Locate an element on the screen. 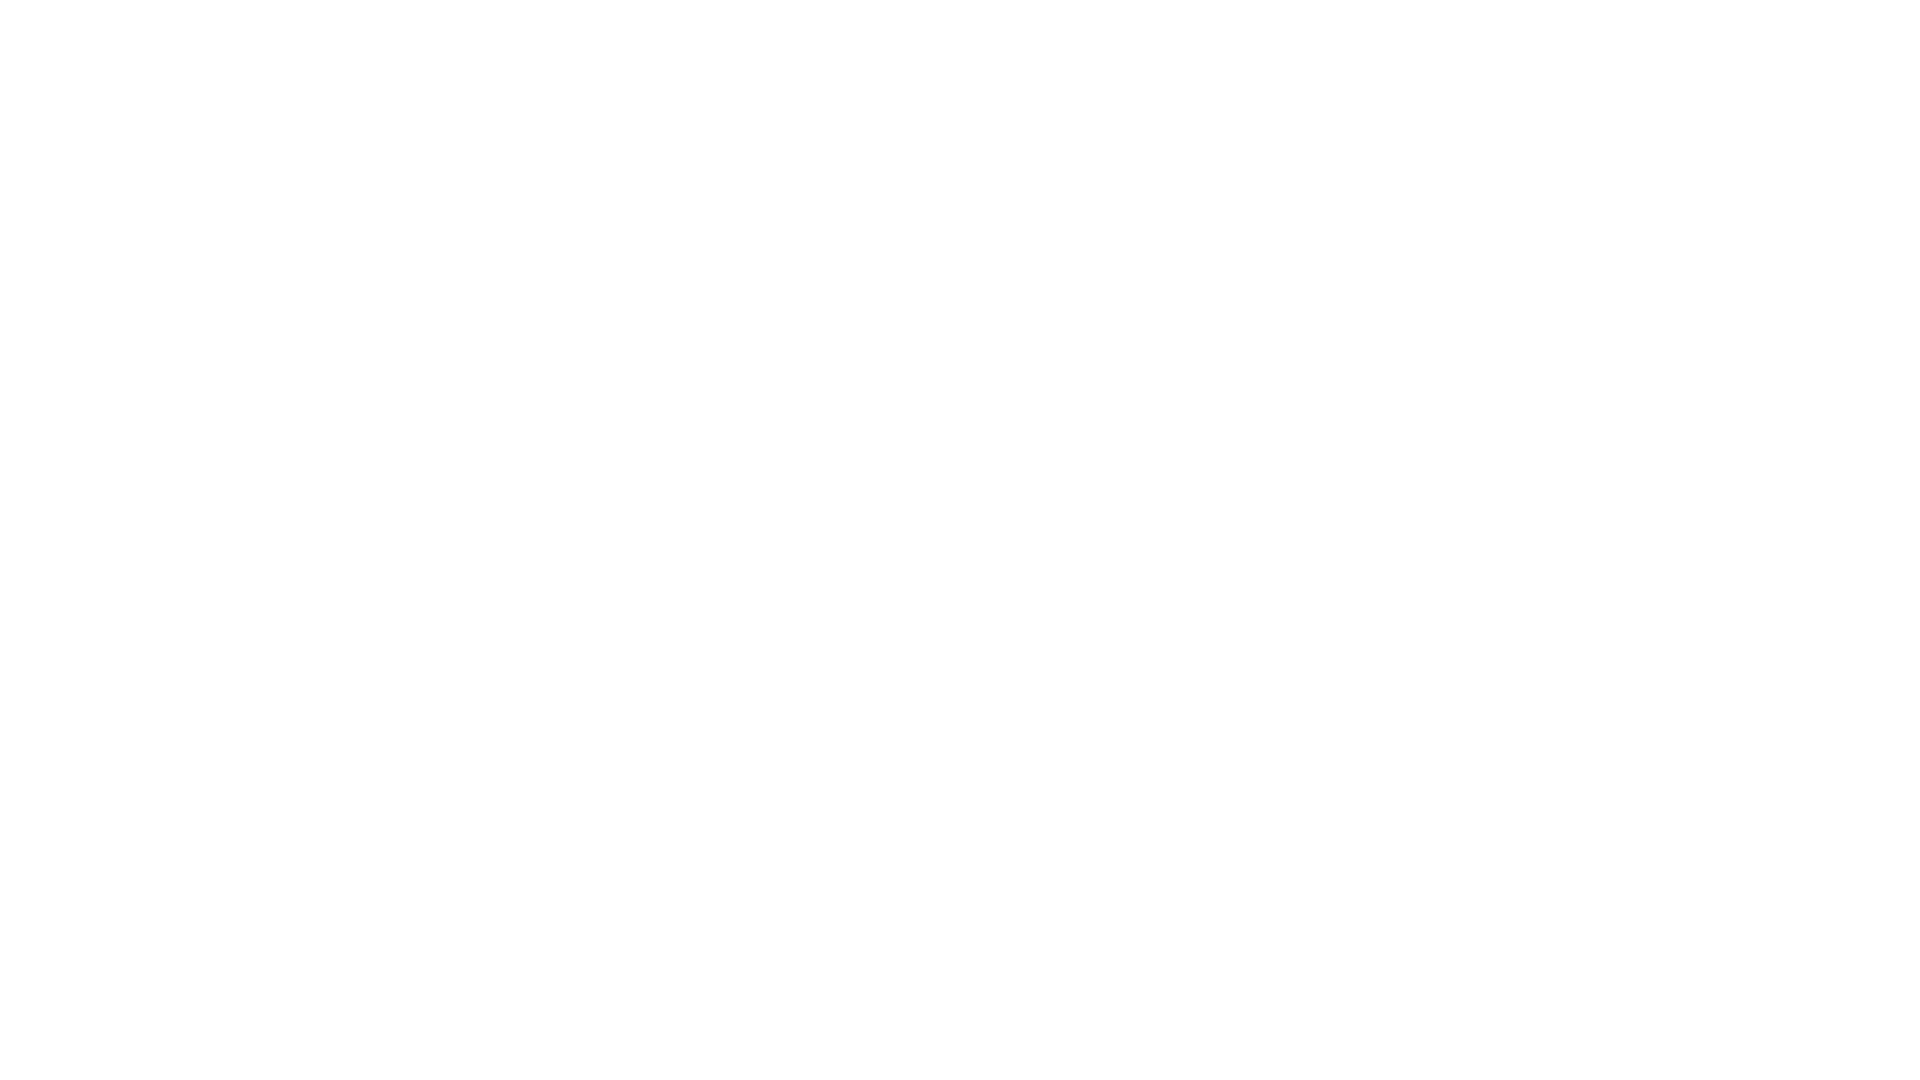 This screenshot has height=1080, width=1920. See more is located at coordinates (1142, 736).